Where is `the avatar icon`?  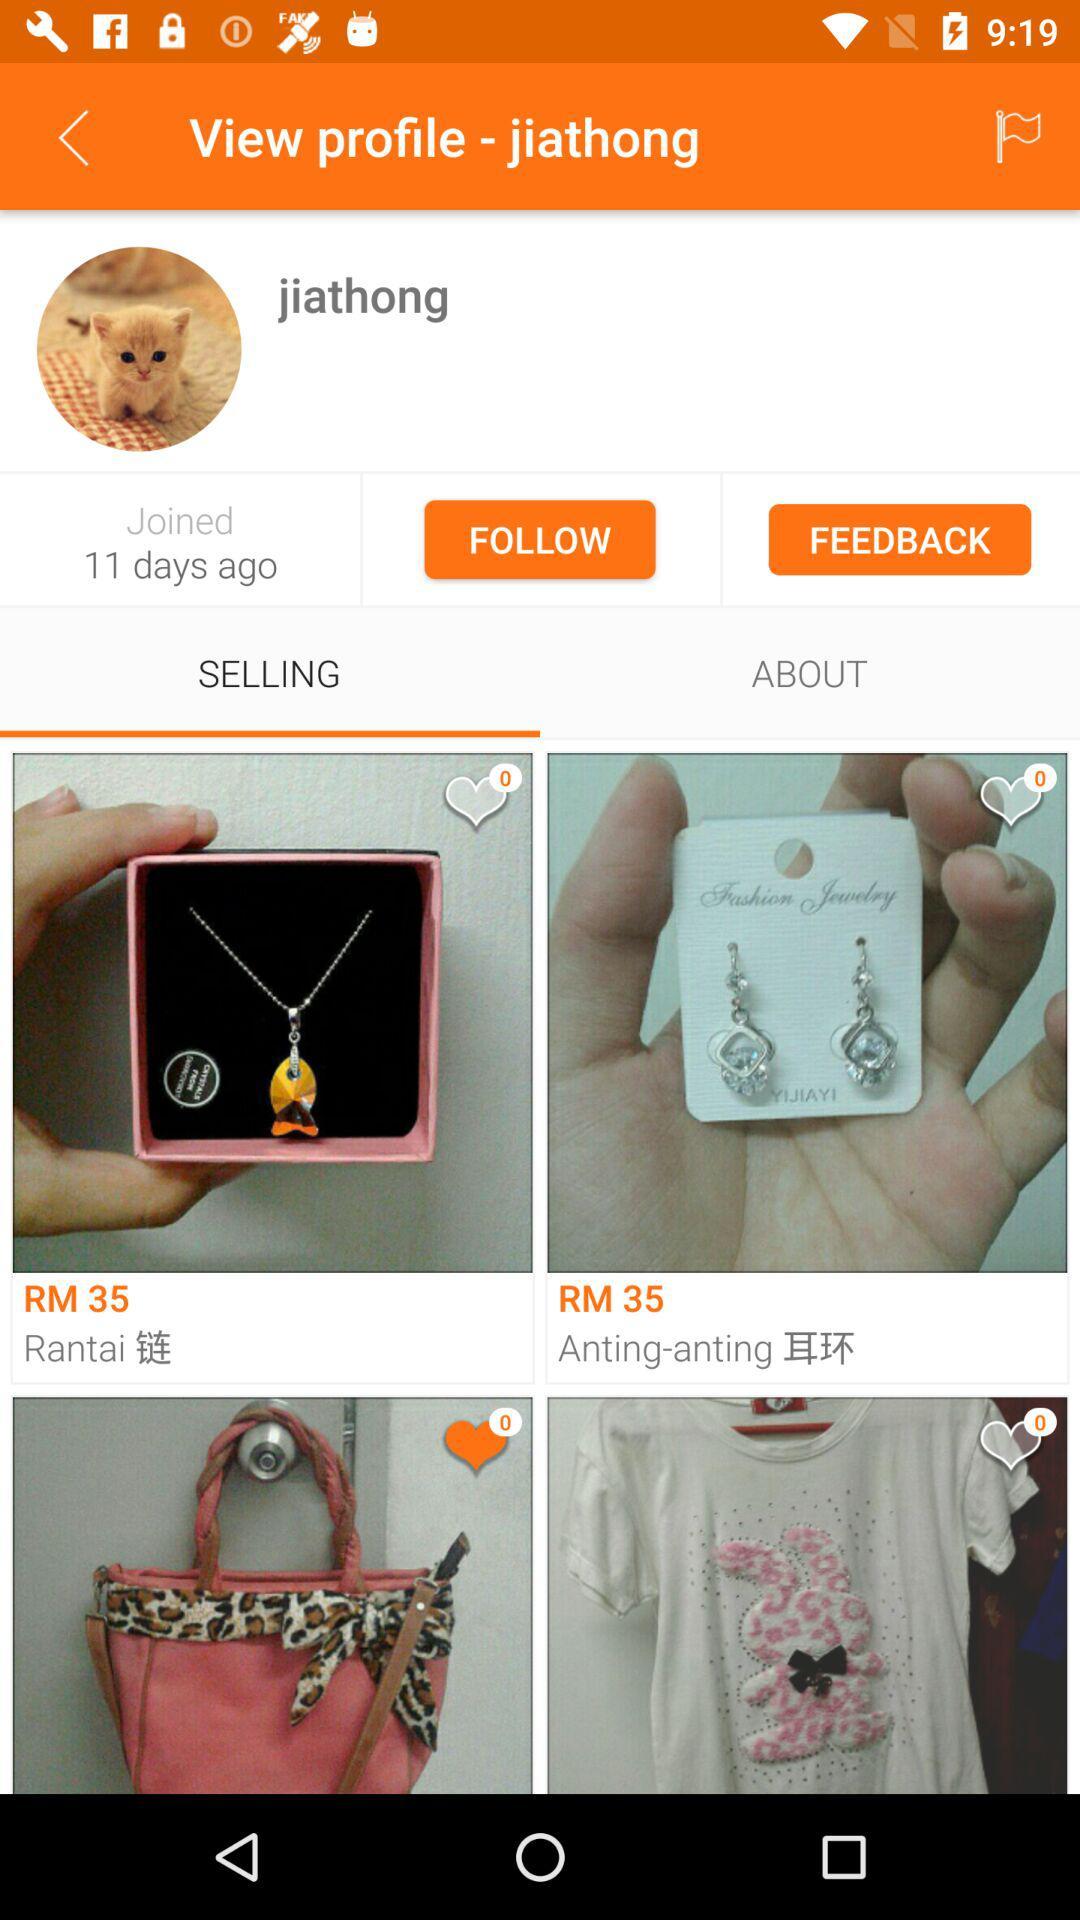
the avatar icon is located at coordinates (138, 349).